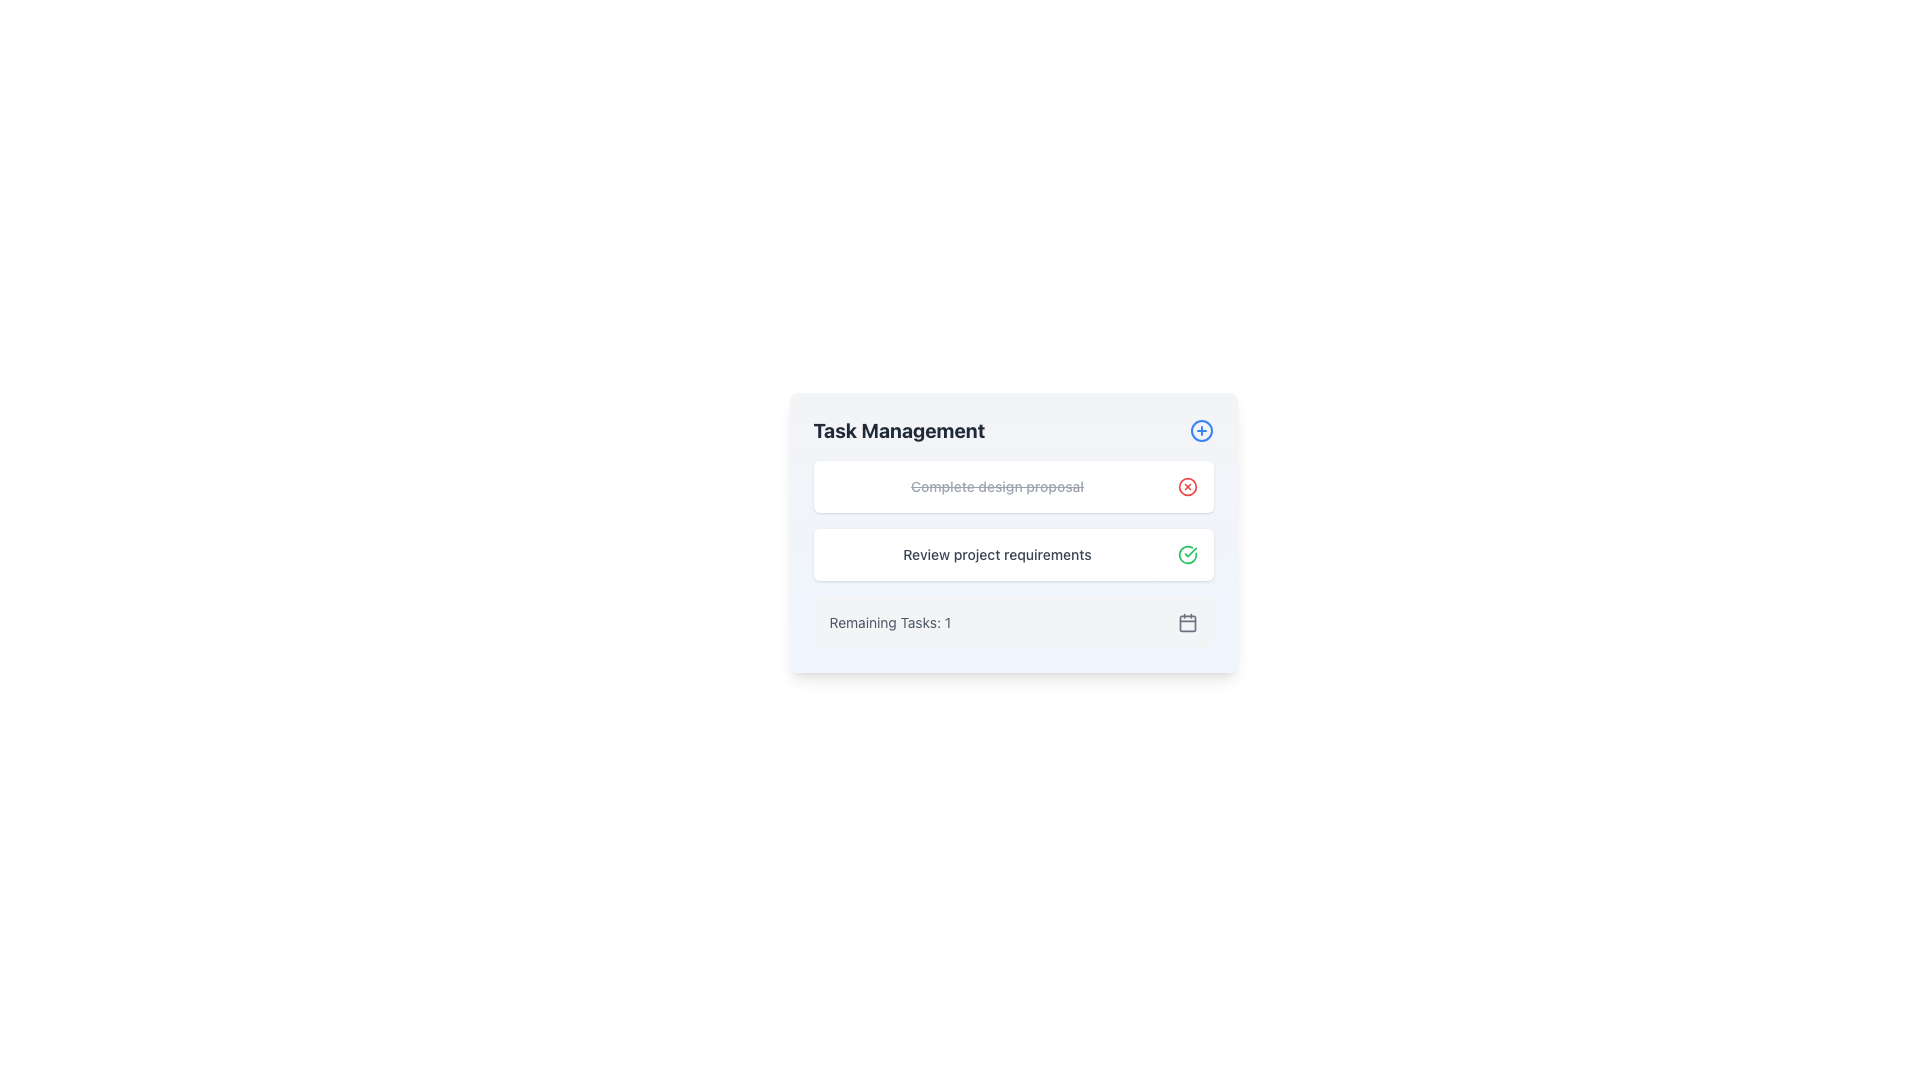 This screenshot has height=1080, width=1920. I want to click on the calendar icon button located at the lower-right of the task management card, so click(1187, 622).